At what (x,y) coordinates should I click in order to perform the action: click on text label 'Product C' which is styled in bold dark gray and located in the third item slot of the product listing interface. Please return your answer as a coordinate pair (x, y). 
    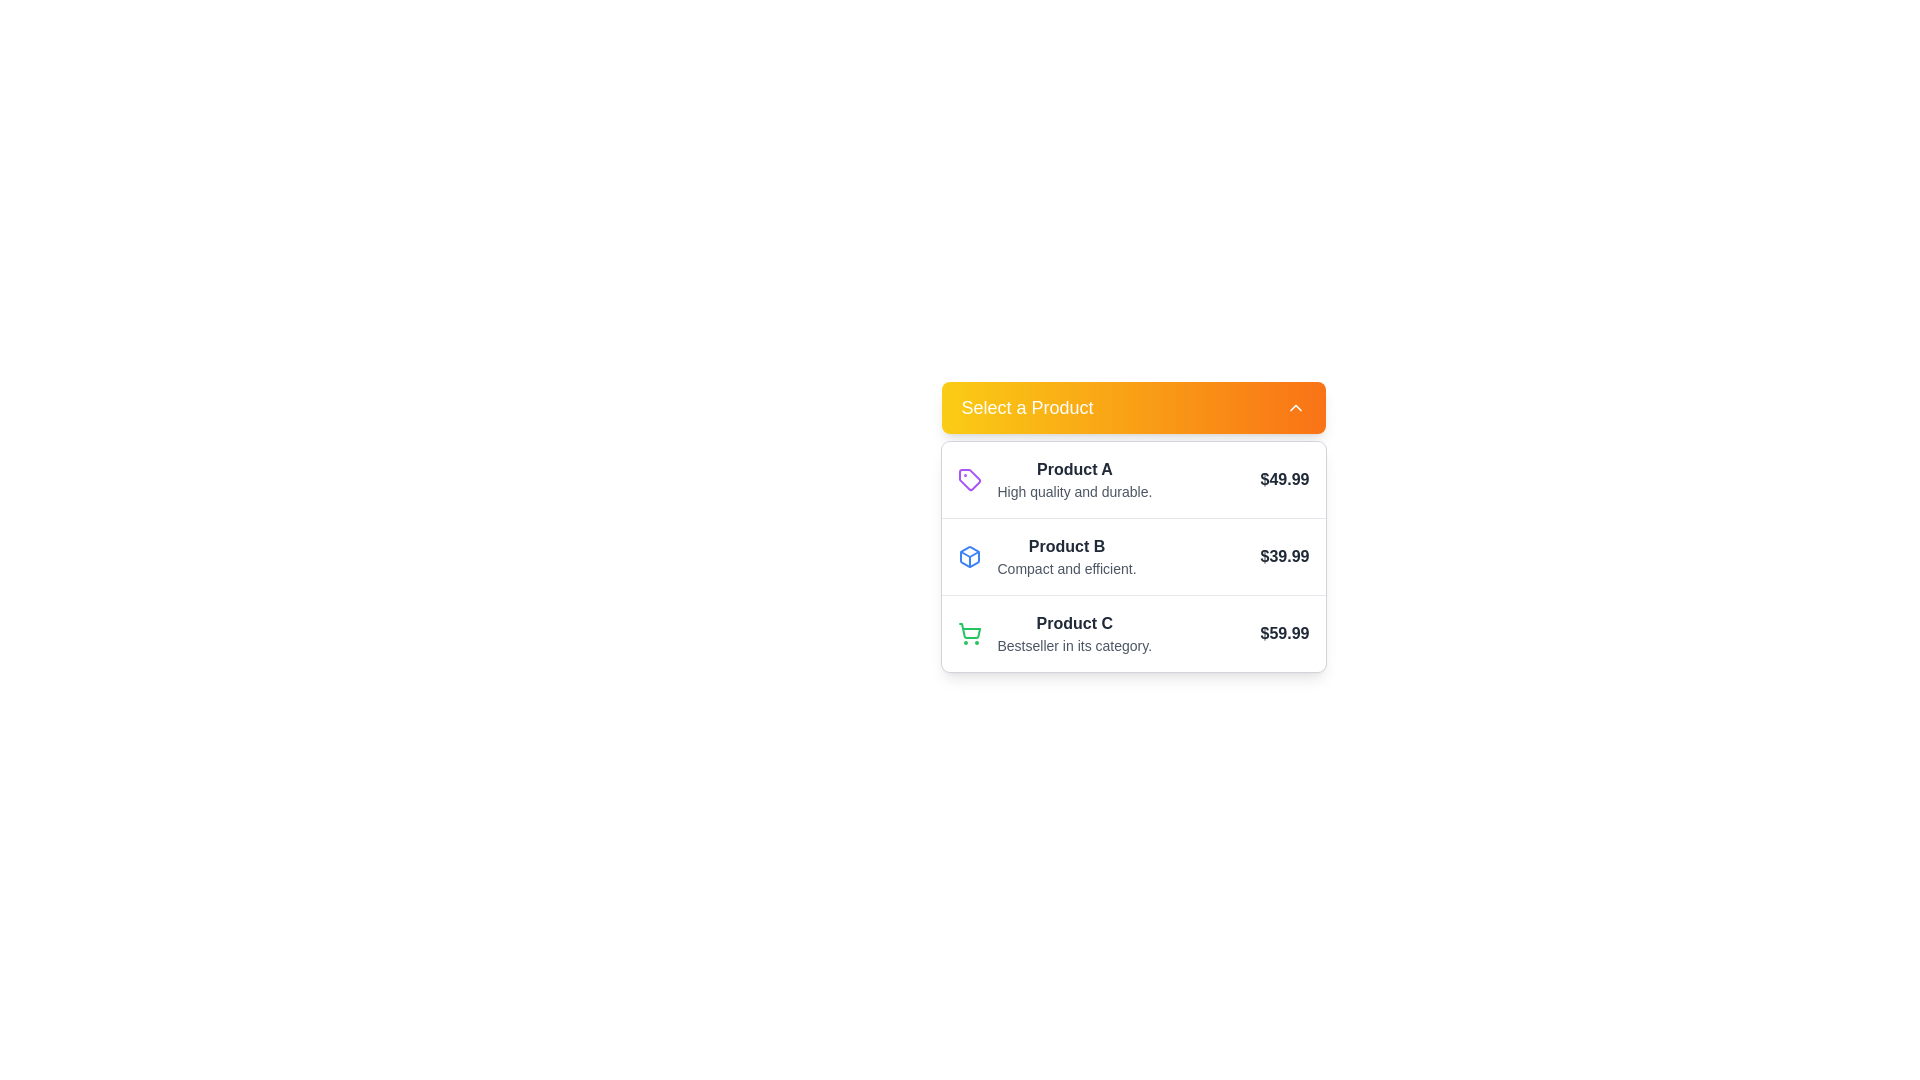
    Looking at the image, I should click on (1073, 623).